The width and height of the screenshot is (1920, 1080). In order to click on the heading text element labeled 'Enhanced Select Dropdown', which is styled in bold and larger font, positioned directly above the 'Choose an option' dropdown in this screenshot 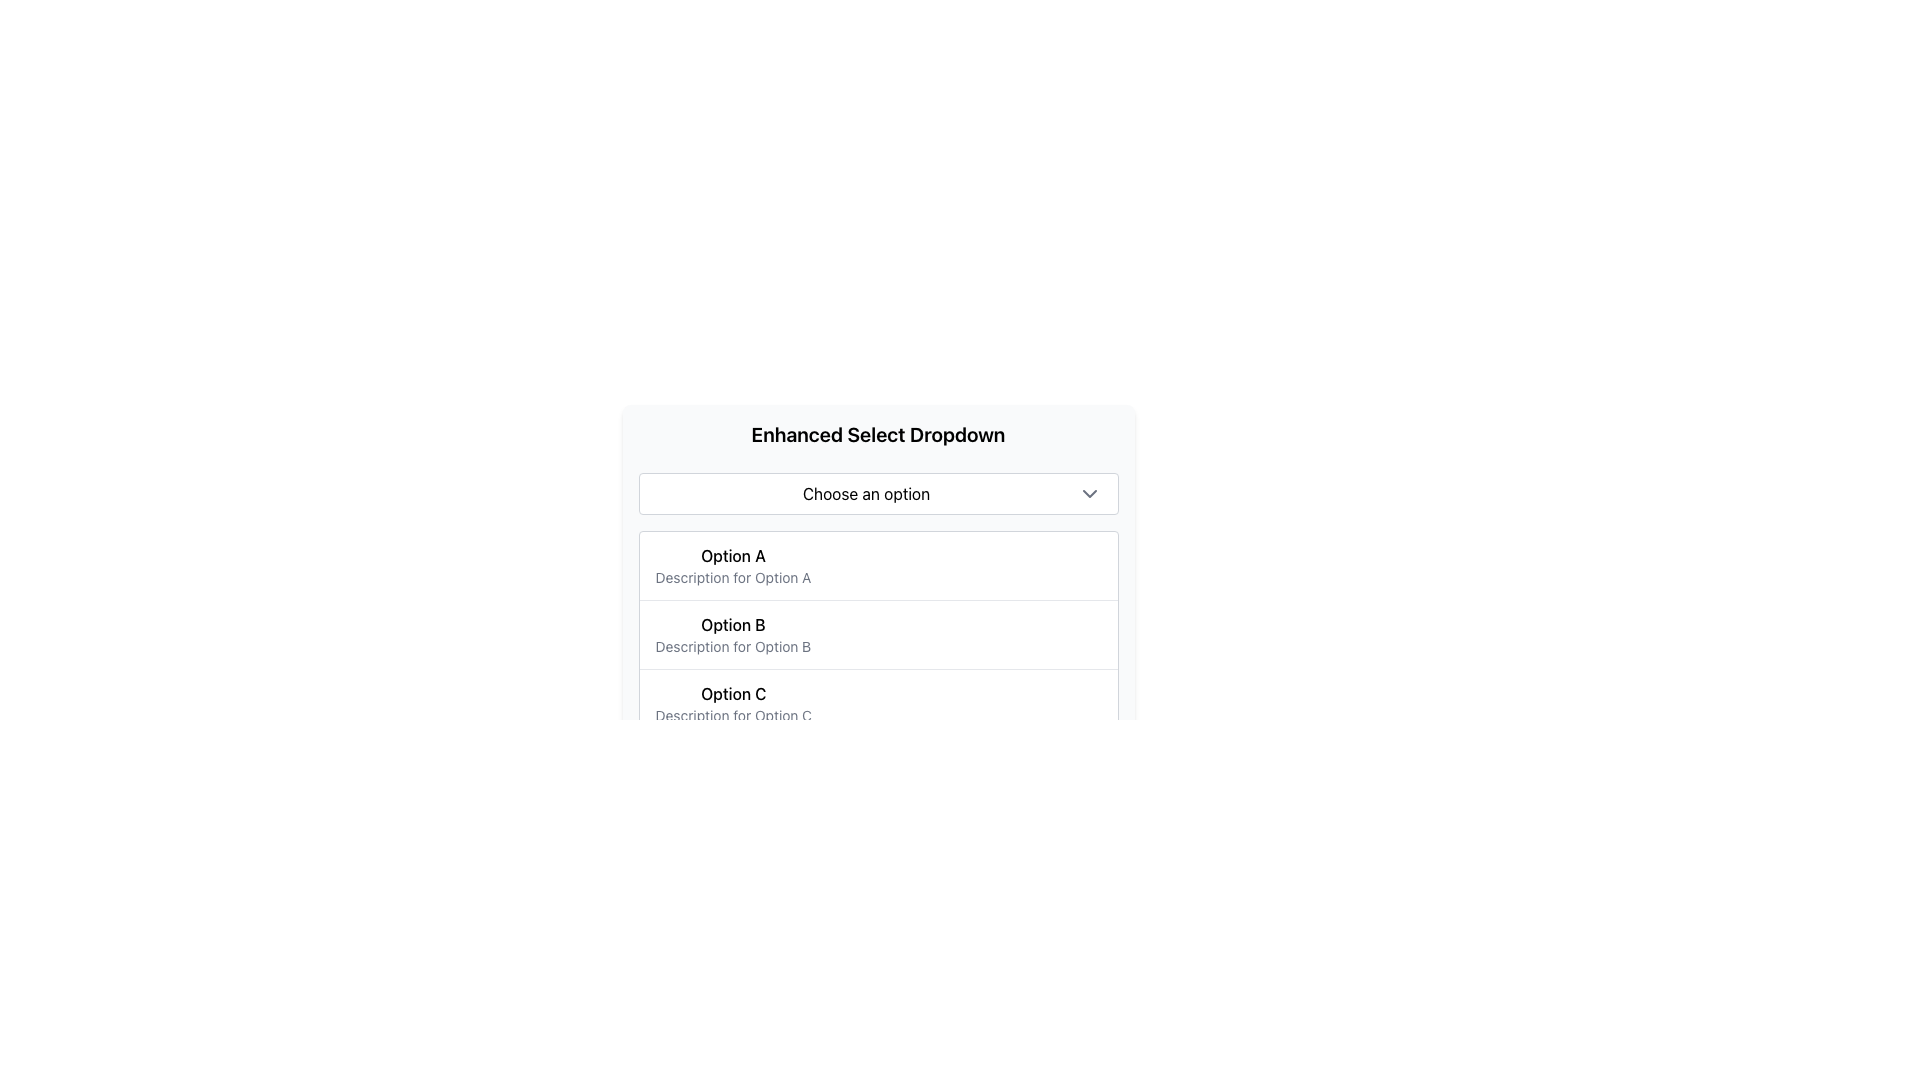, I will do `click(878, 434)`.